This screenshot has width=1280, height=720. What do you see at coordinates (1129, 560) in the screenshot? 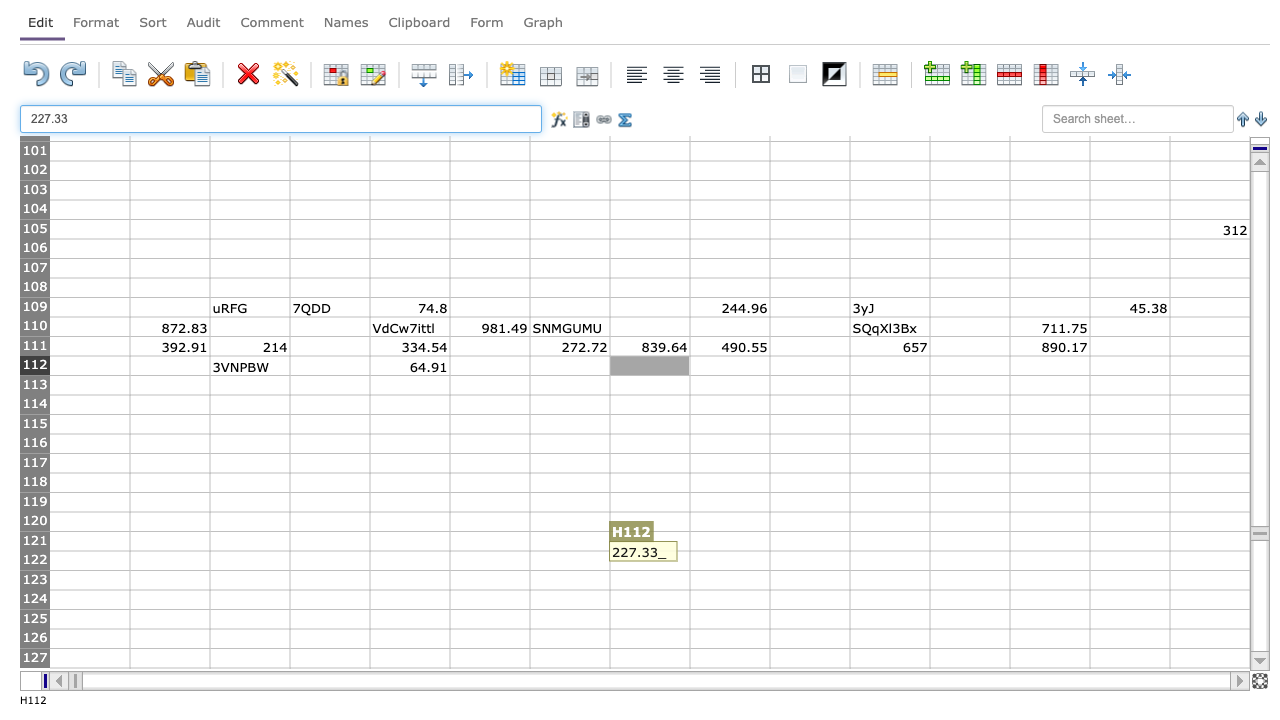
I see `C N122` at bounding box center [1129, 560].